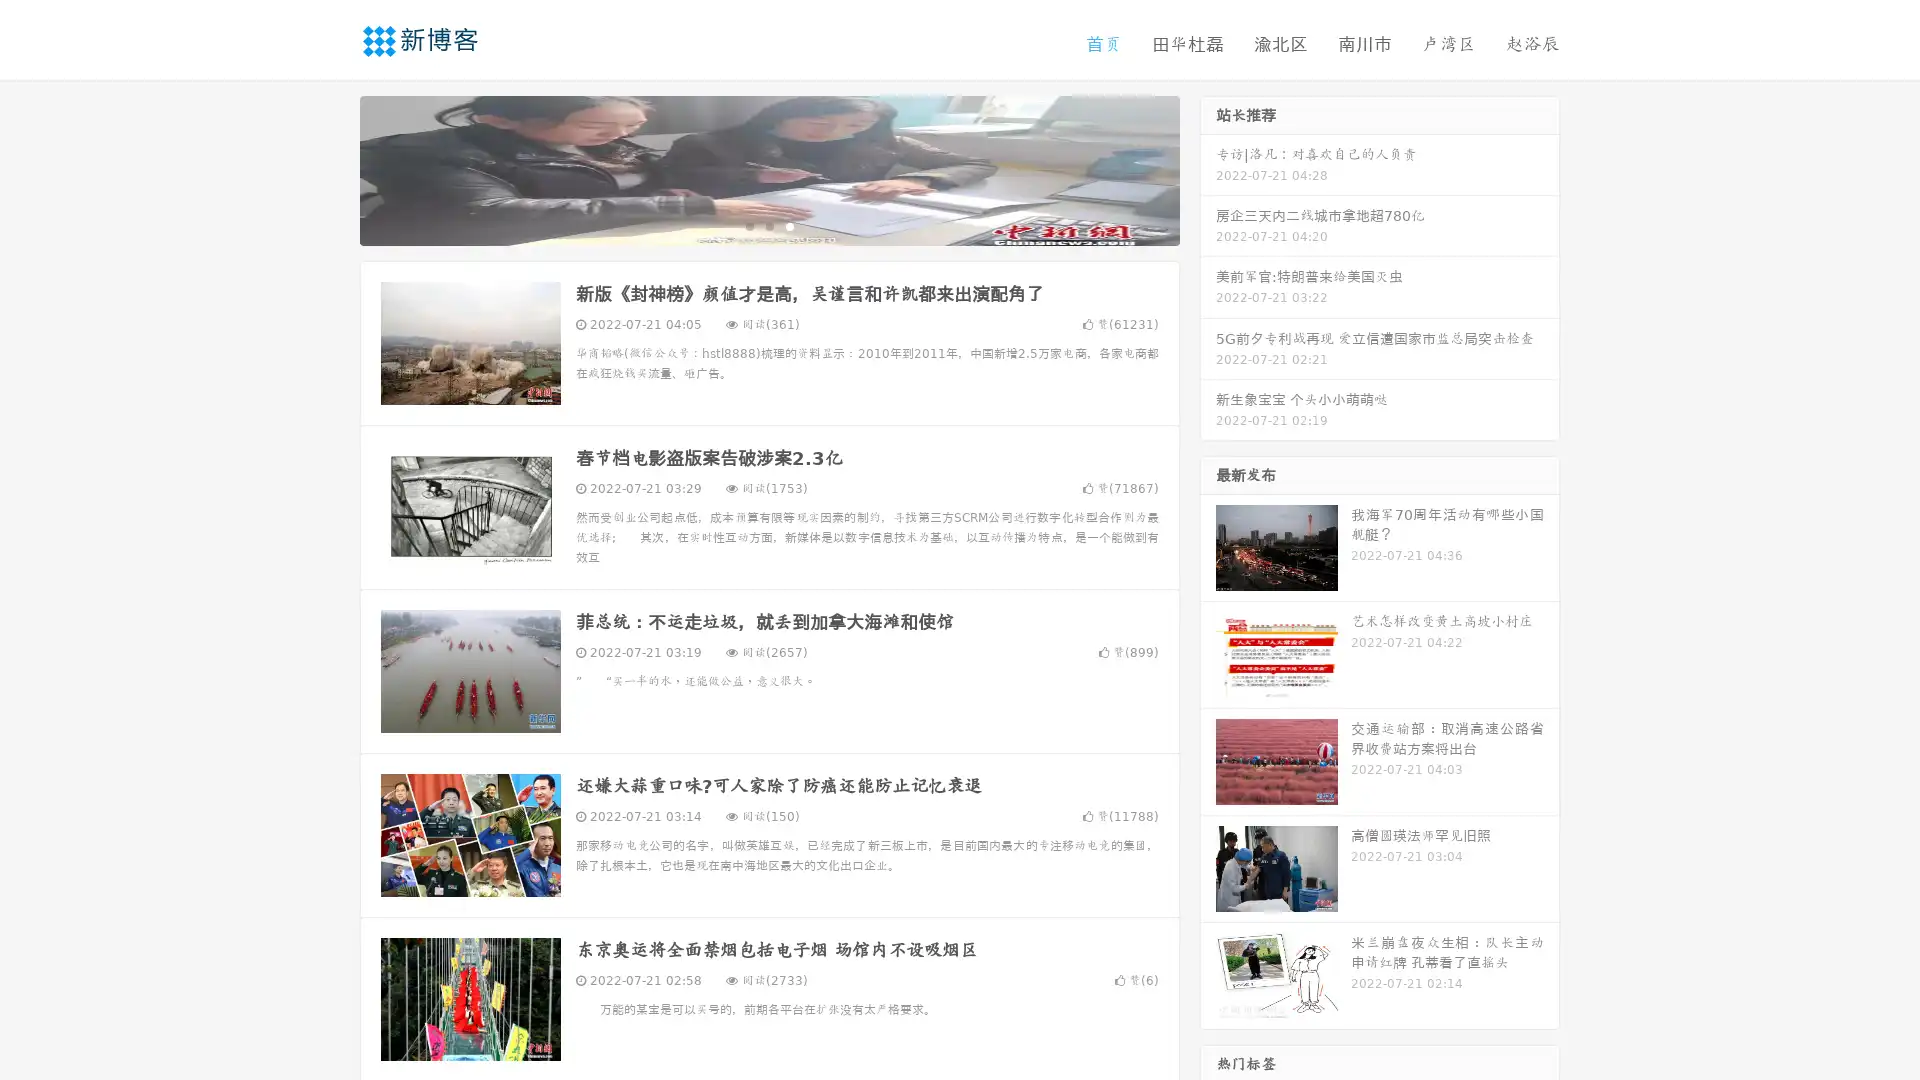 The image size is (1920, 1080). I want to click on Next slide, so click(1208, 168).